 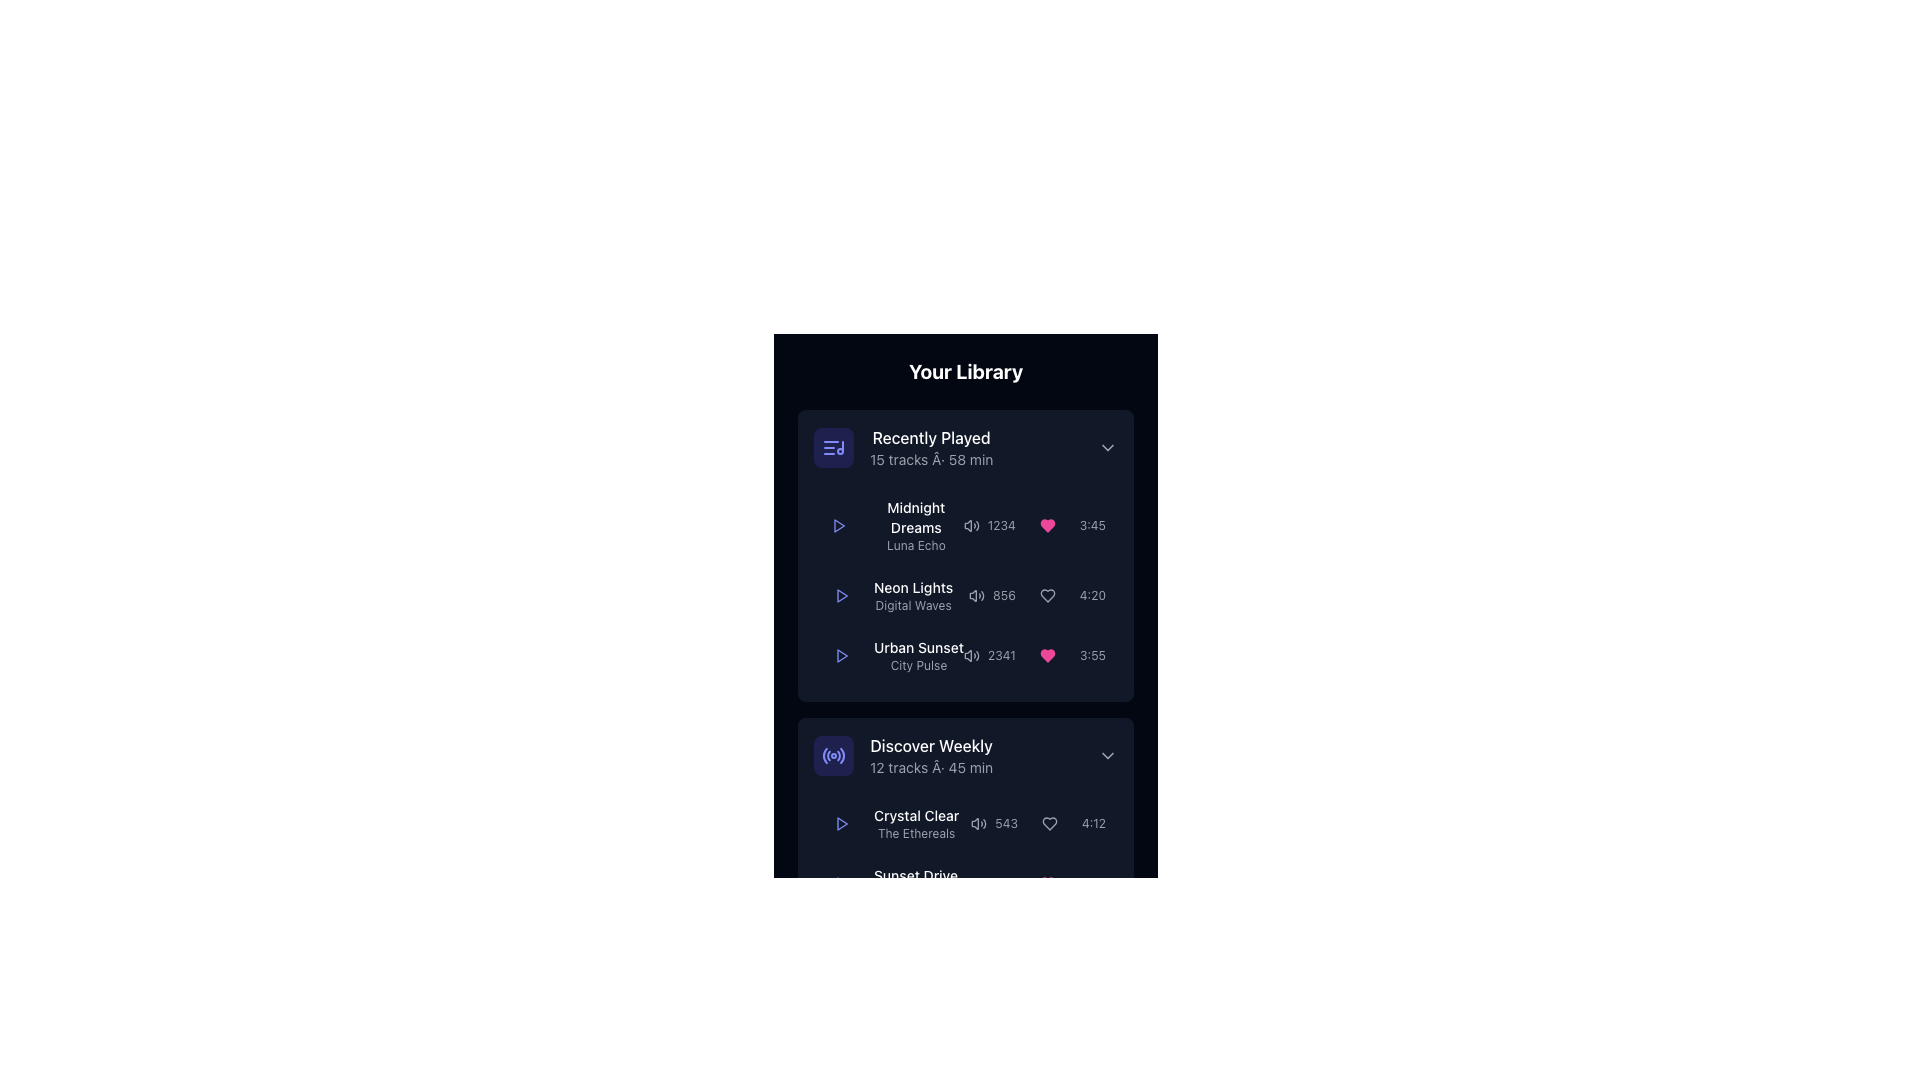 What do you see at coordinates (930, 745) in the screenshot?
I see `text label displaying 'Discover Weekly' in white font on a dark background, located in the 'Your Library' section under the header 'Discover Weekly'` at bounding box center [930, 745].